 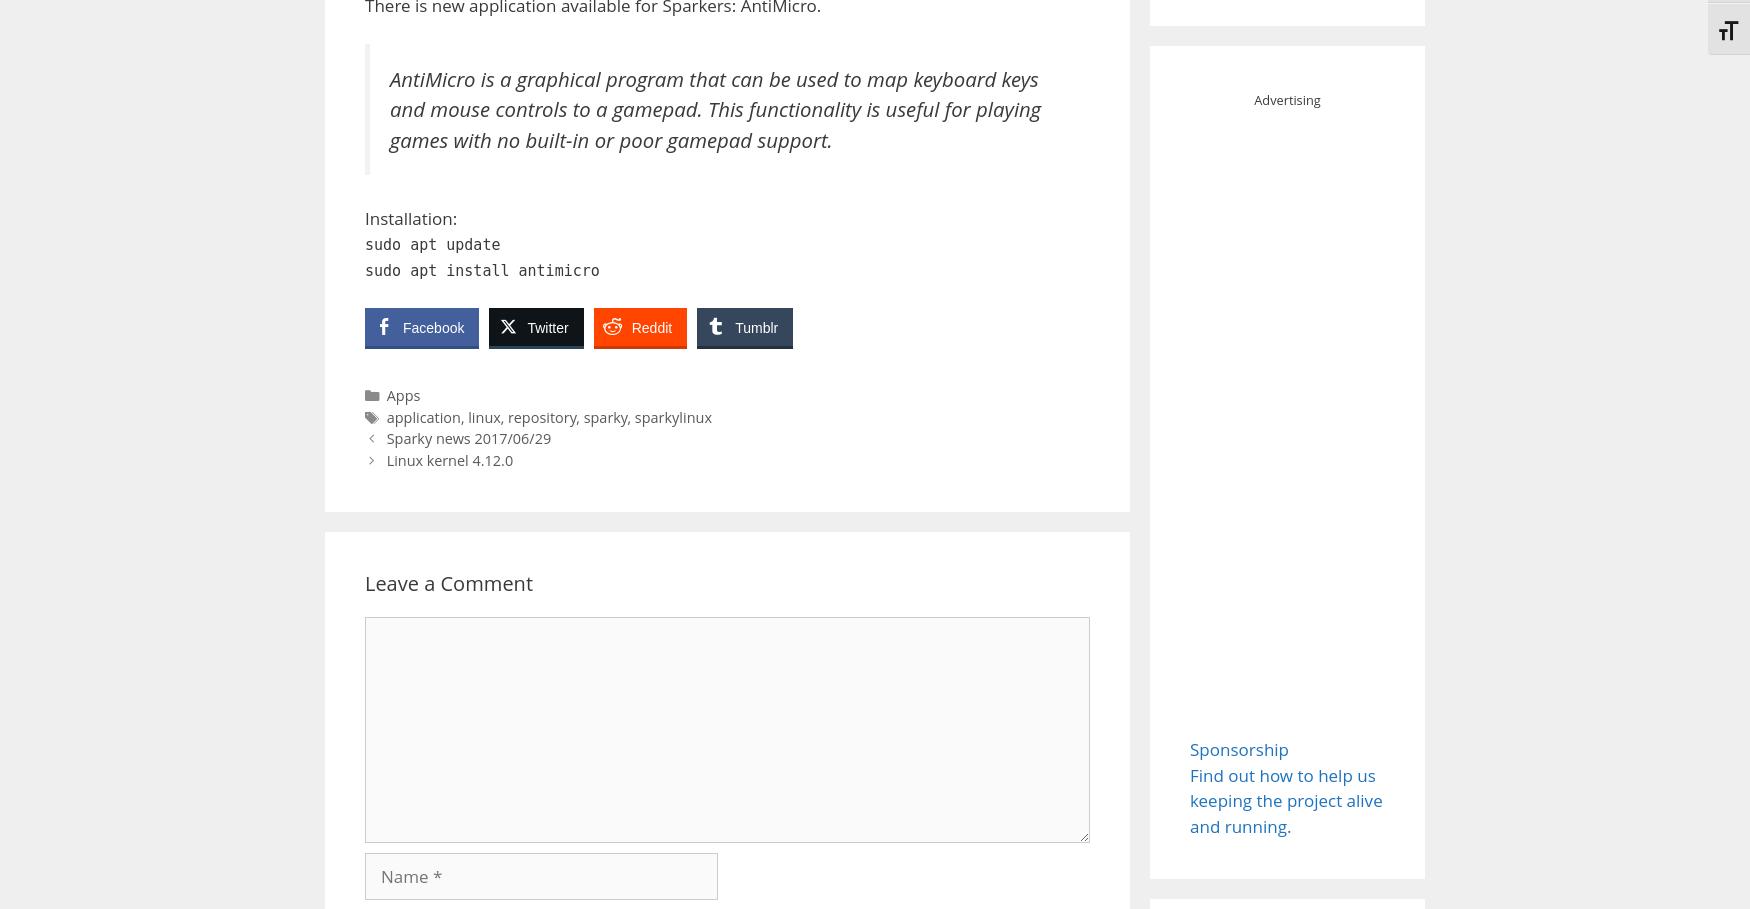 What do you see at coordinates (546, 326) in the screenshot?
I see `'Twitter'` at bounding box center [546, 326].